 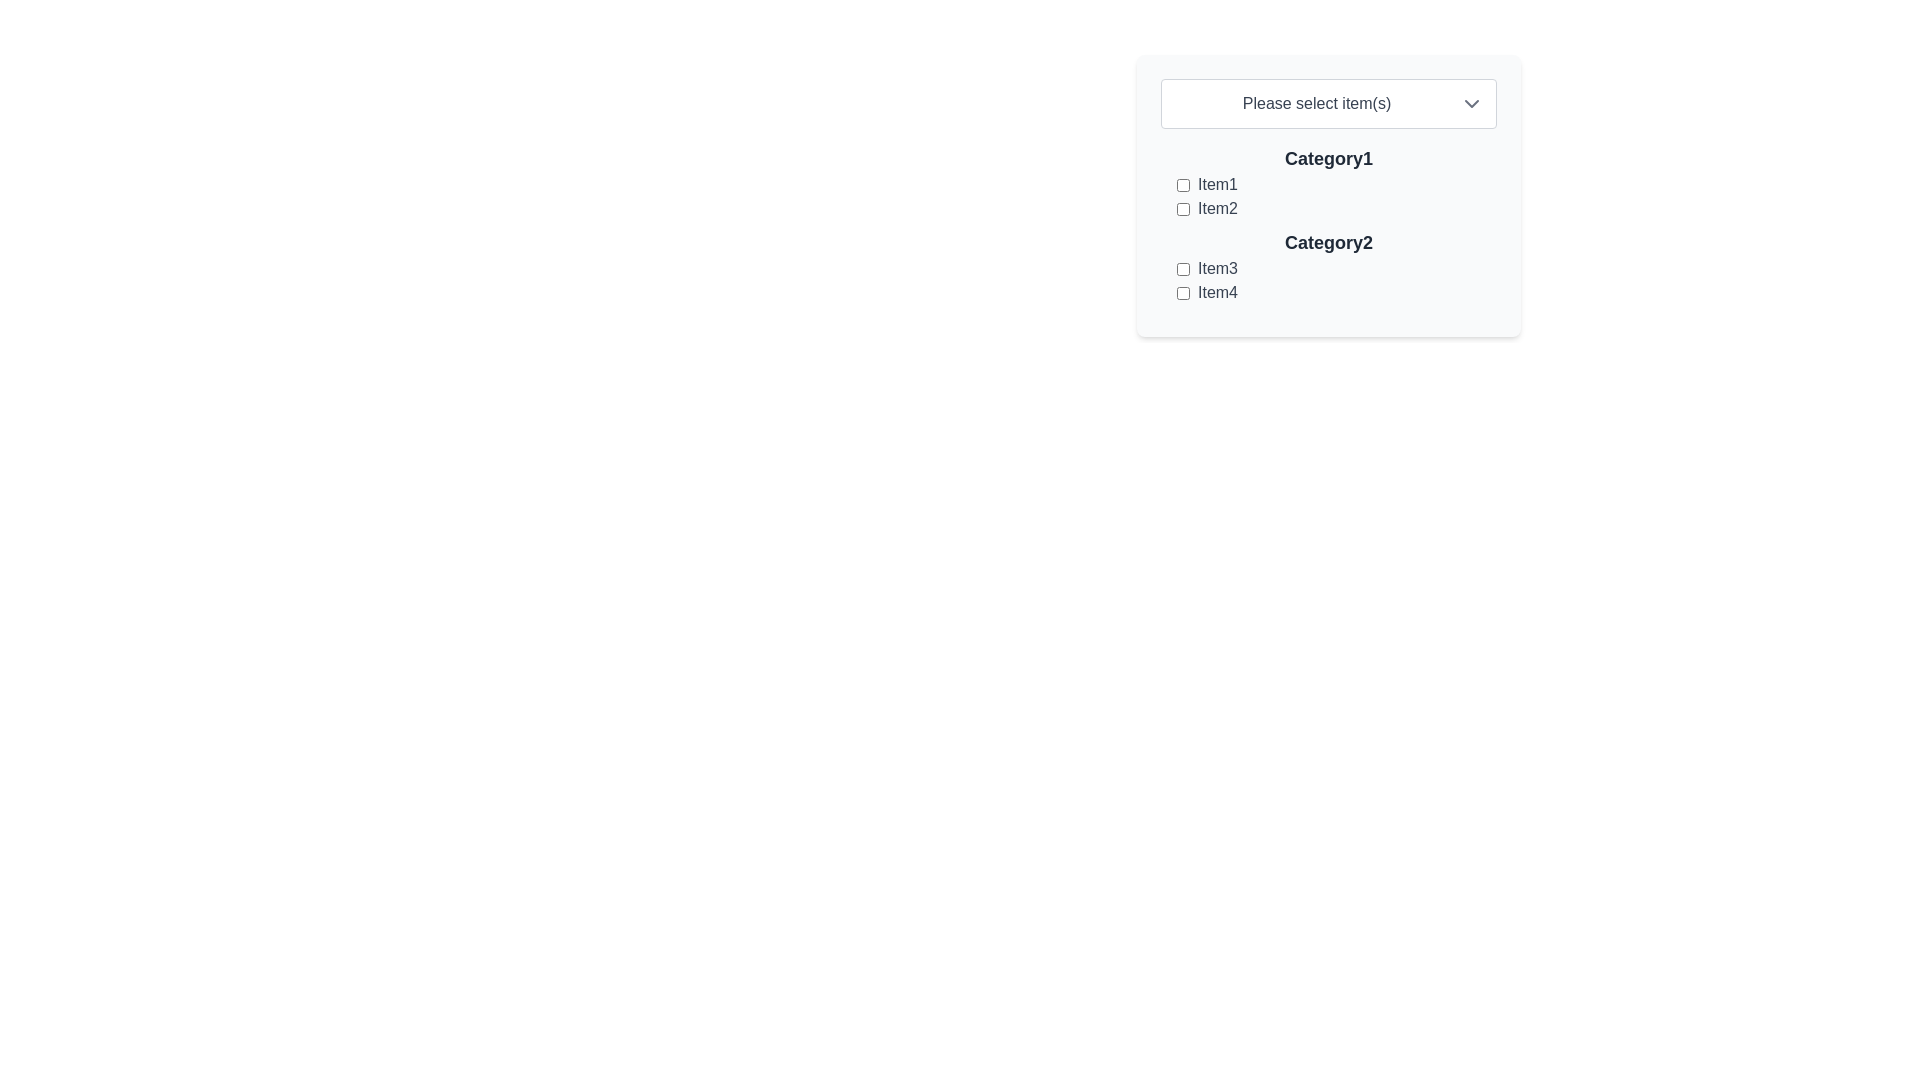 What do you see at coordinates (1217, 268) in the screenshot?
I see `the text label displaying 'Item3' in gray font, aligned to the right of a checkbox under the heading 'Category2'` at bounding box center [1217, 268].